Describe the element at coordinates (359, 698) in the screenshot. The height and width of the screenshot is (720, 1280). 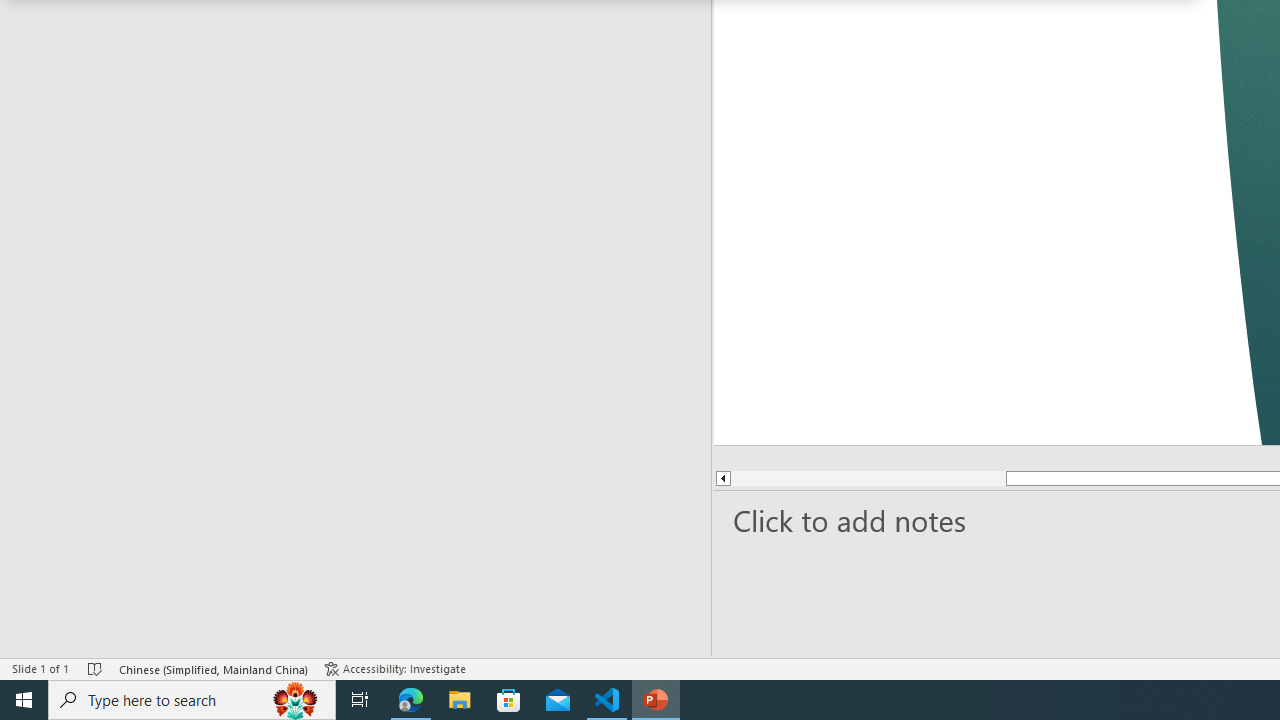
I see `'Task View'` at that location.